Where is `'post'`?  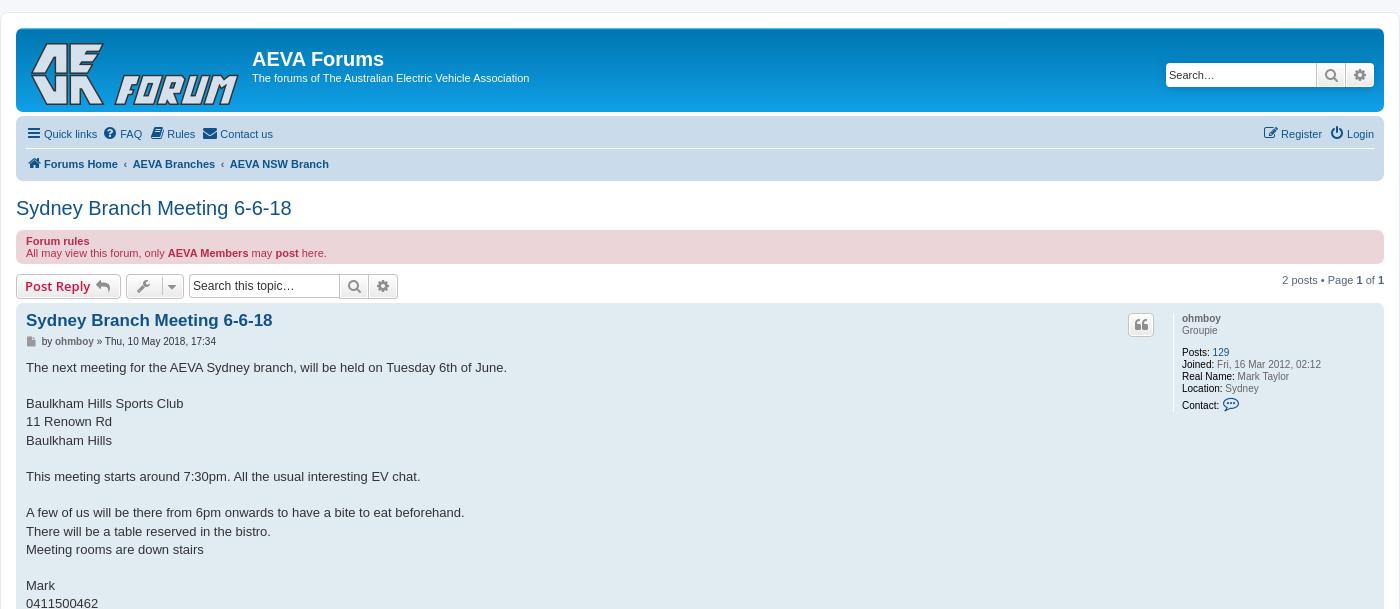
'post' is located at coordinates (286, 251).